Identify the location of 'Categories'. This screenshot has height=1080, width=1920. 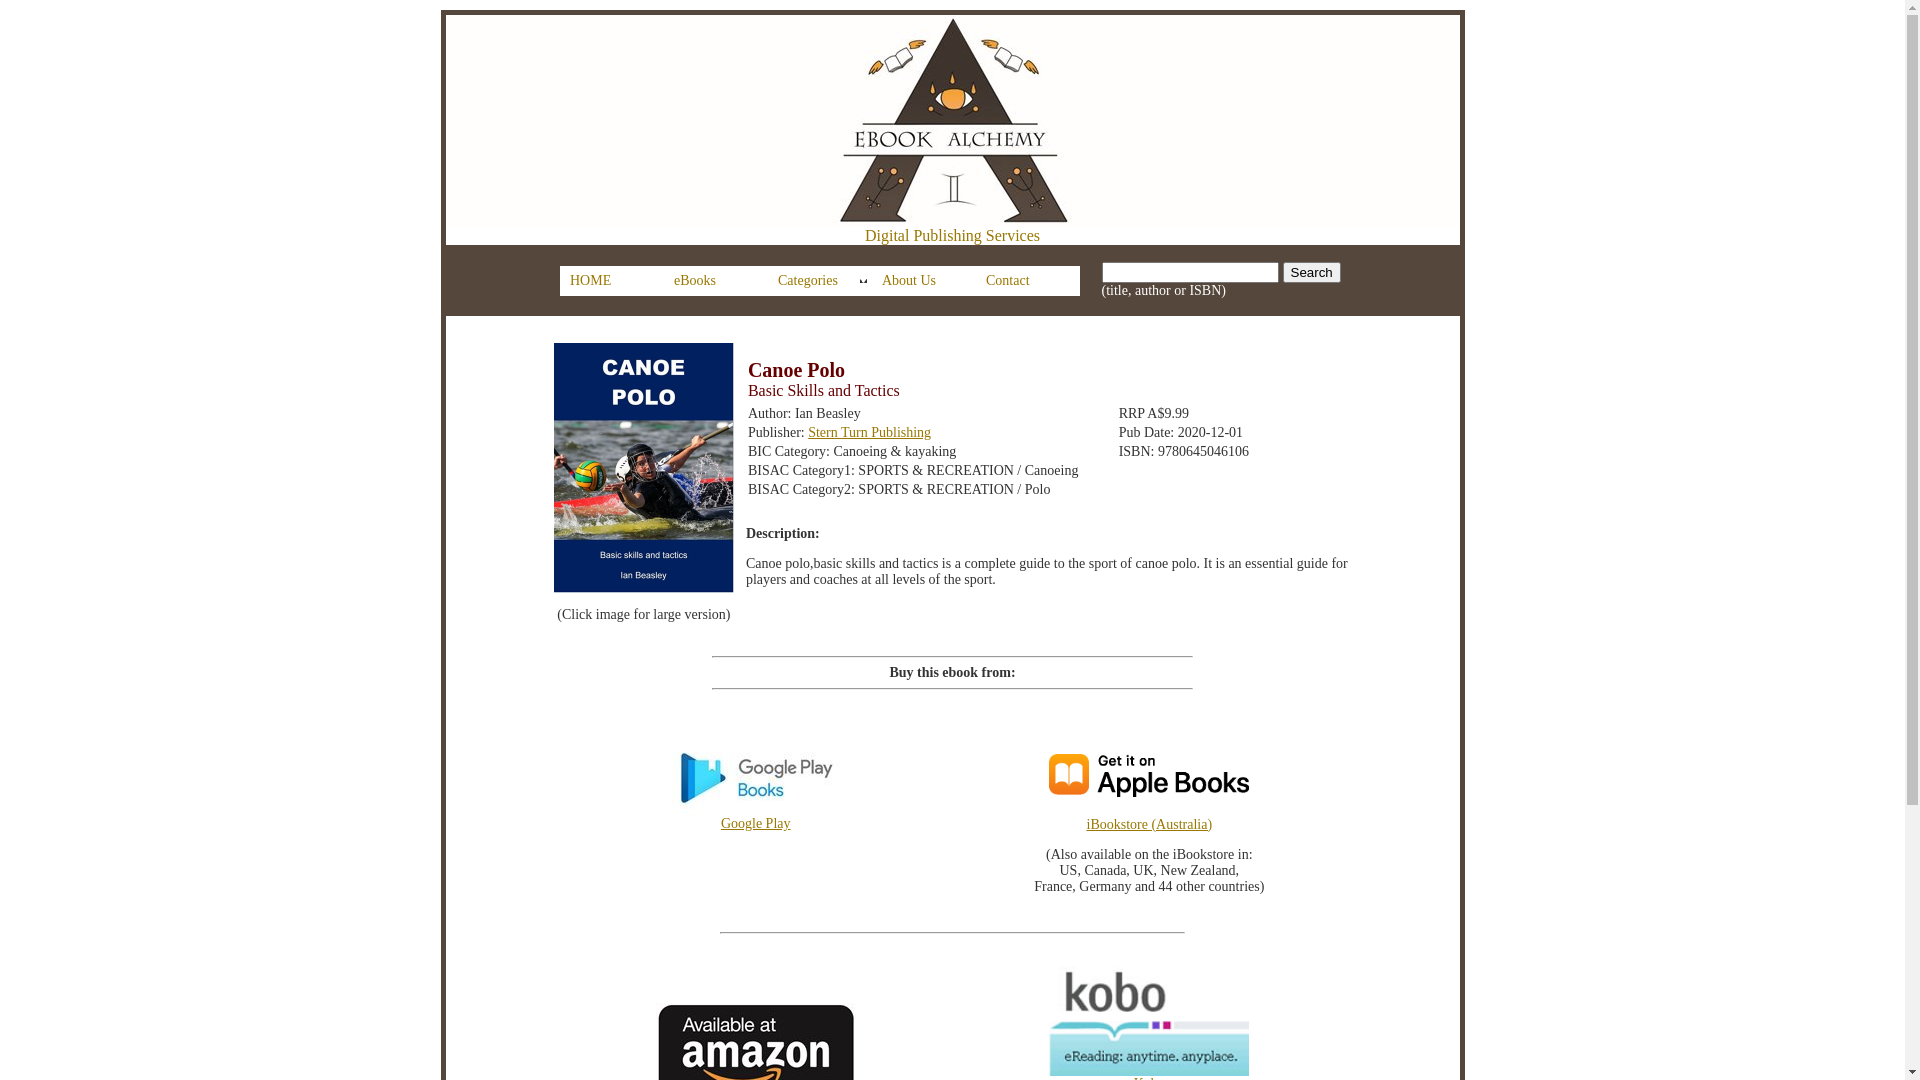
(820, 281).